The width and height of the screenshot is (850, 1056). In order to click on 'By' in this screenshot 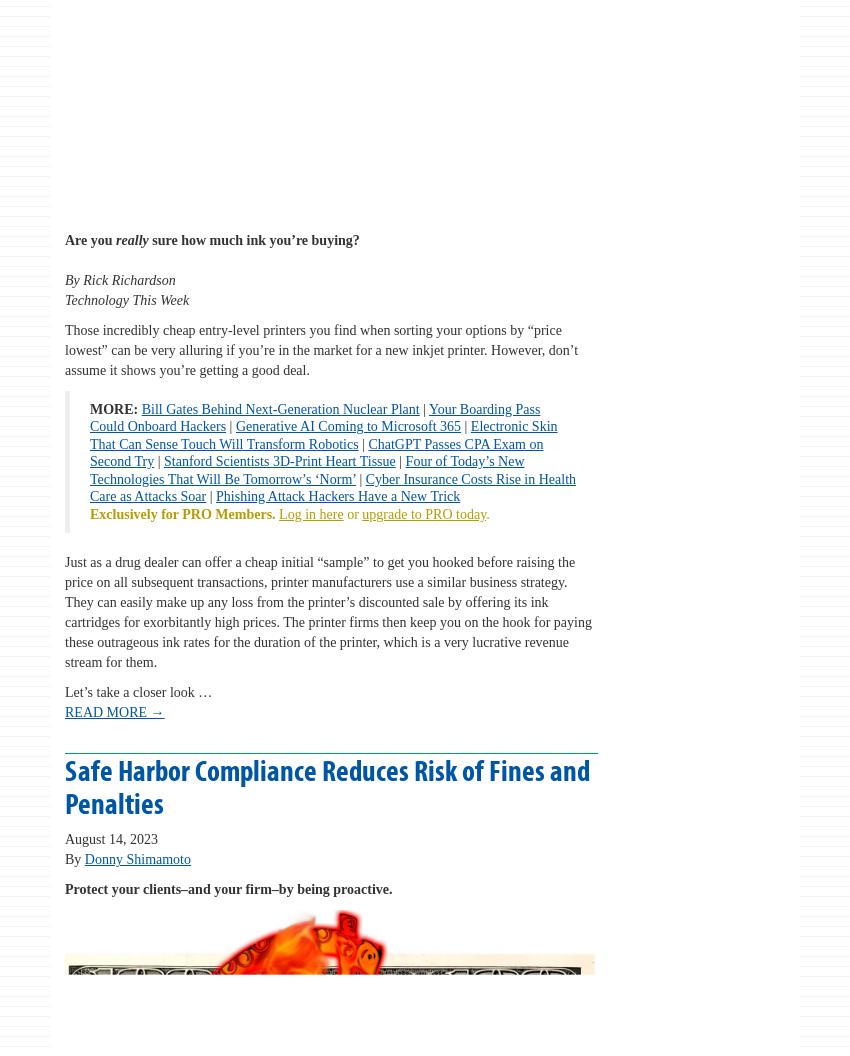, I will do `click(74, 858)`.